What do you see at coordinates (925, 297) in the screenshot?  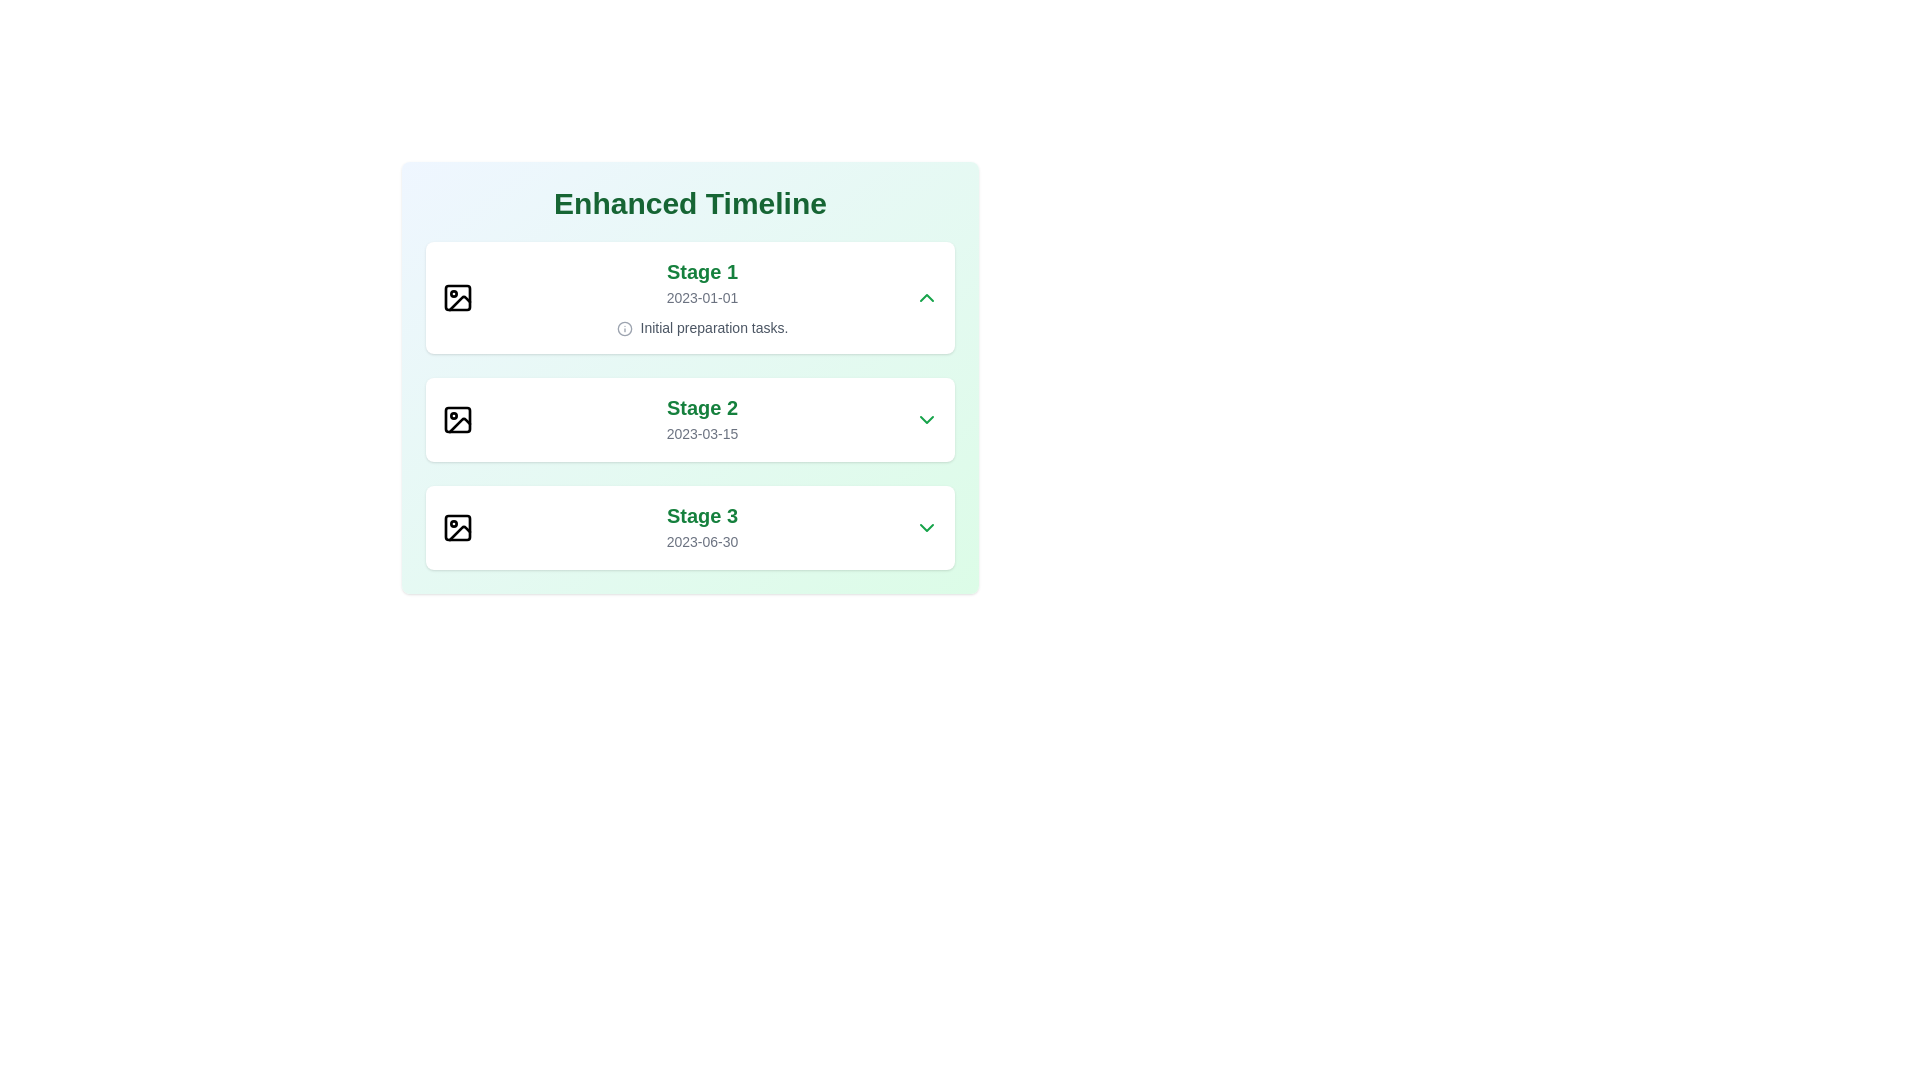 I see `the small upward-pointing green chevron icon in the upper-right corner of the 'Stage 1' box` at bounding box center [925, 297].